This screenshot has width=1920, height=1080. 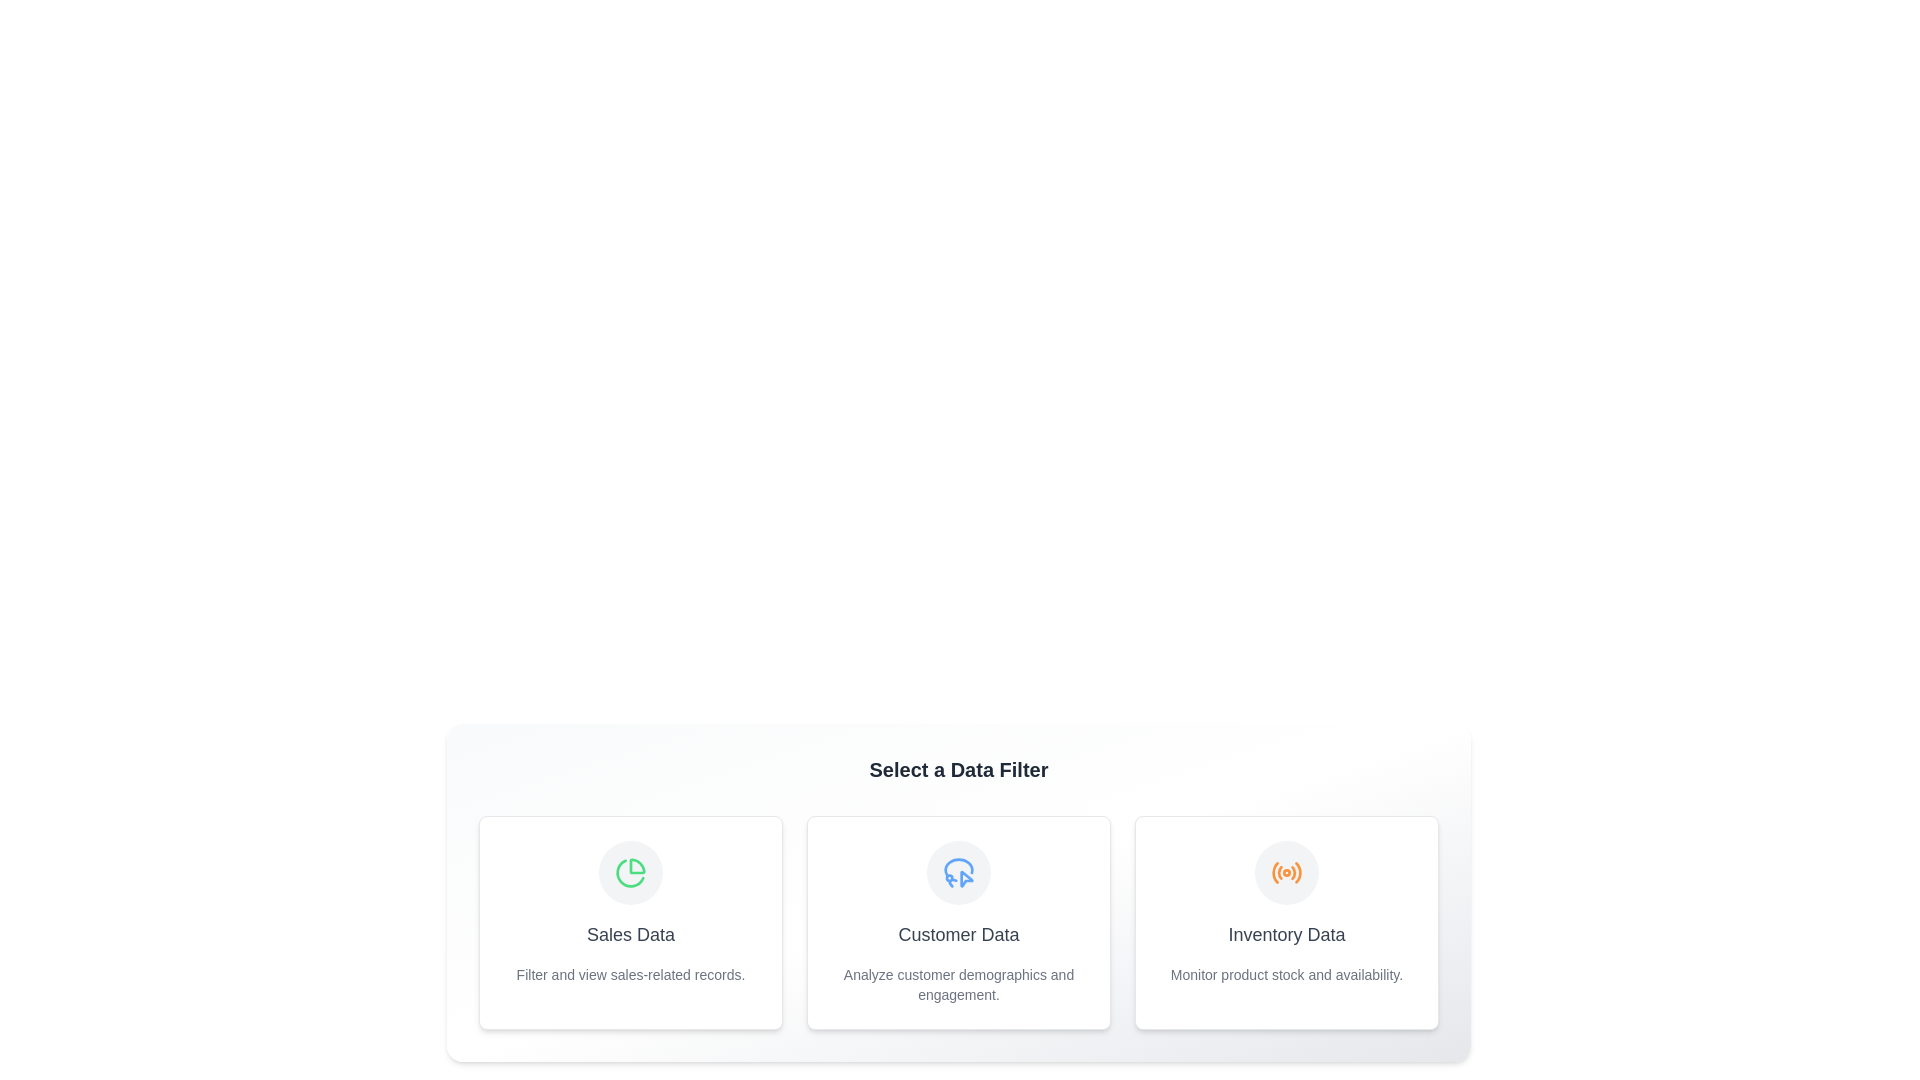 What do you see at coordinates (958, 866) in the screenshot?
I see `decorative vector graphic component that enhances the customer data filter icon, located centrally within the filter card` at bounding box center [958, 866].